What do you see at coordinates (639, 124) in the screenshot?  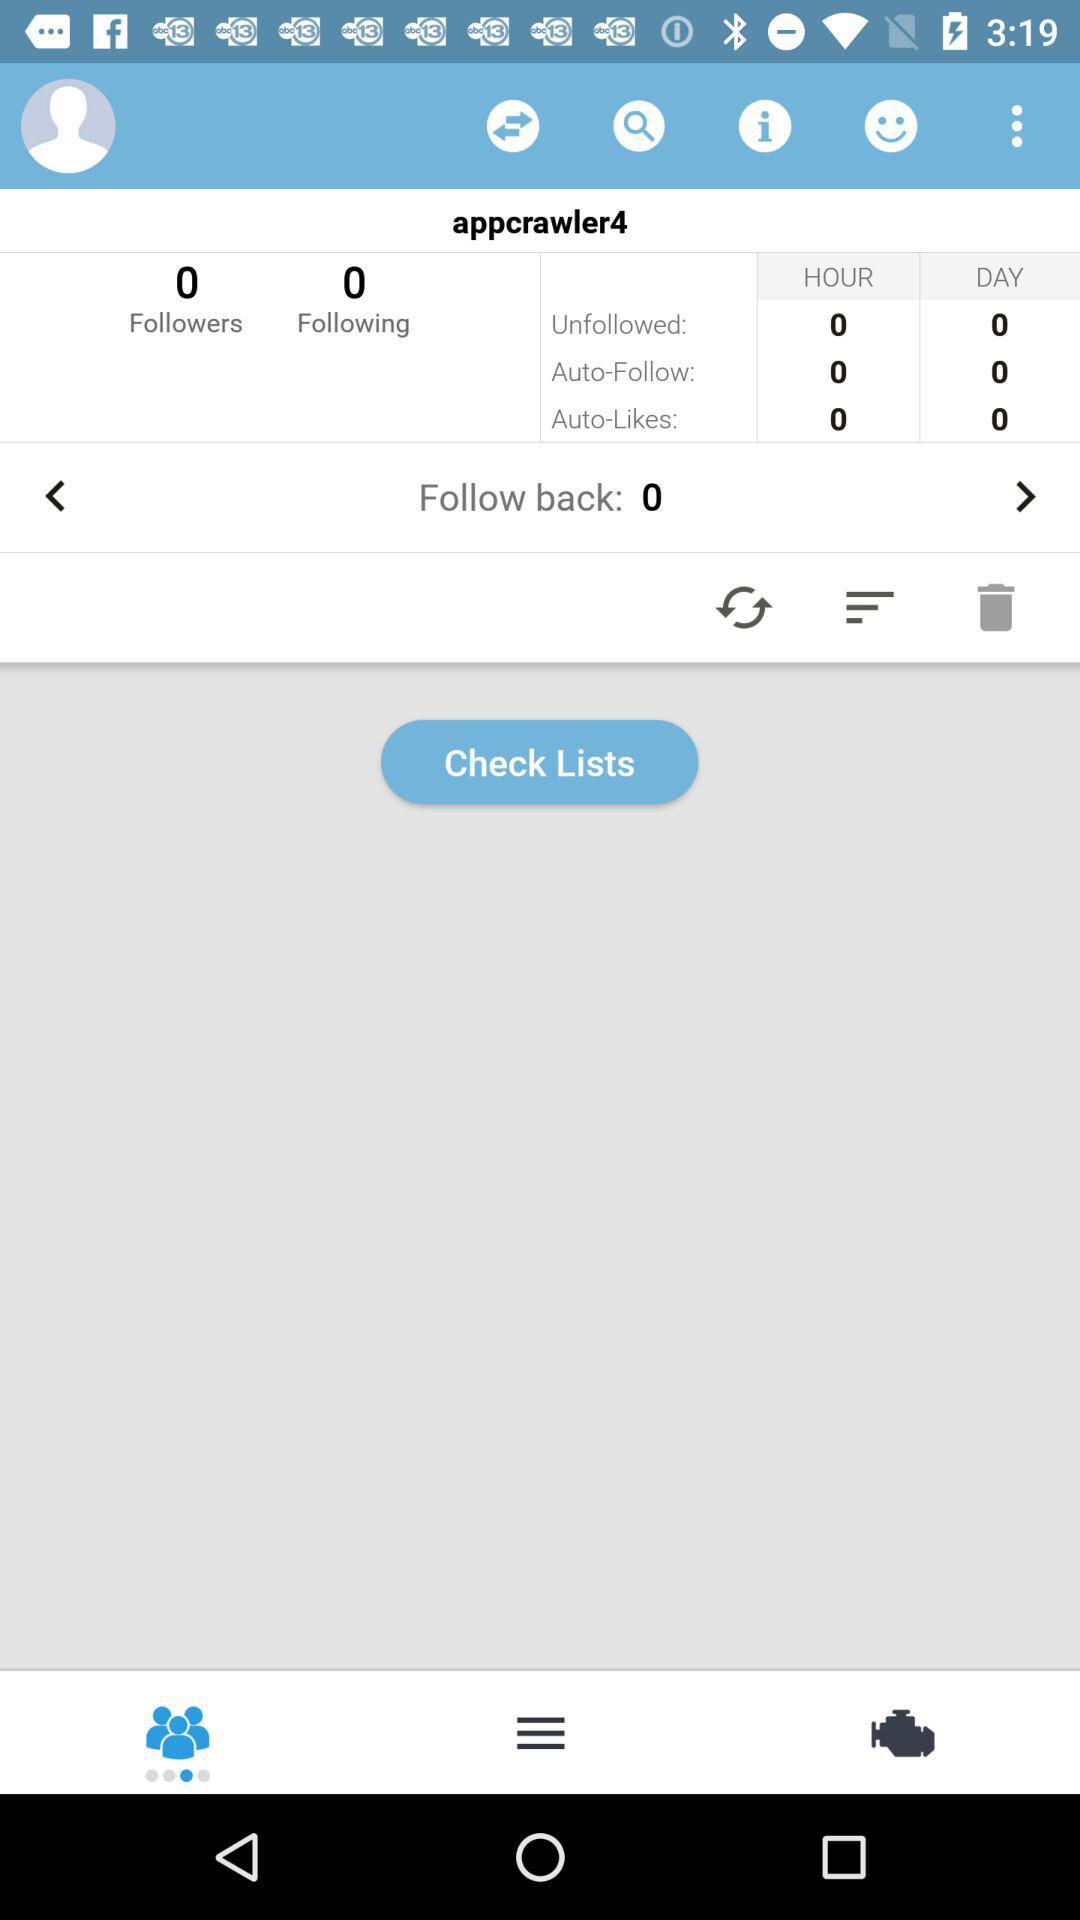 I see `search button` at bounding box center [639, 124].